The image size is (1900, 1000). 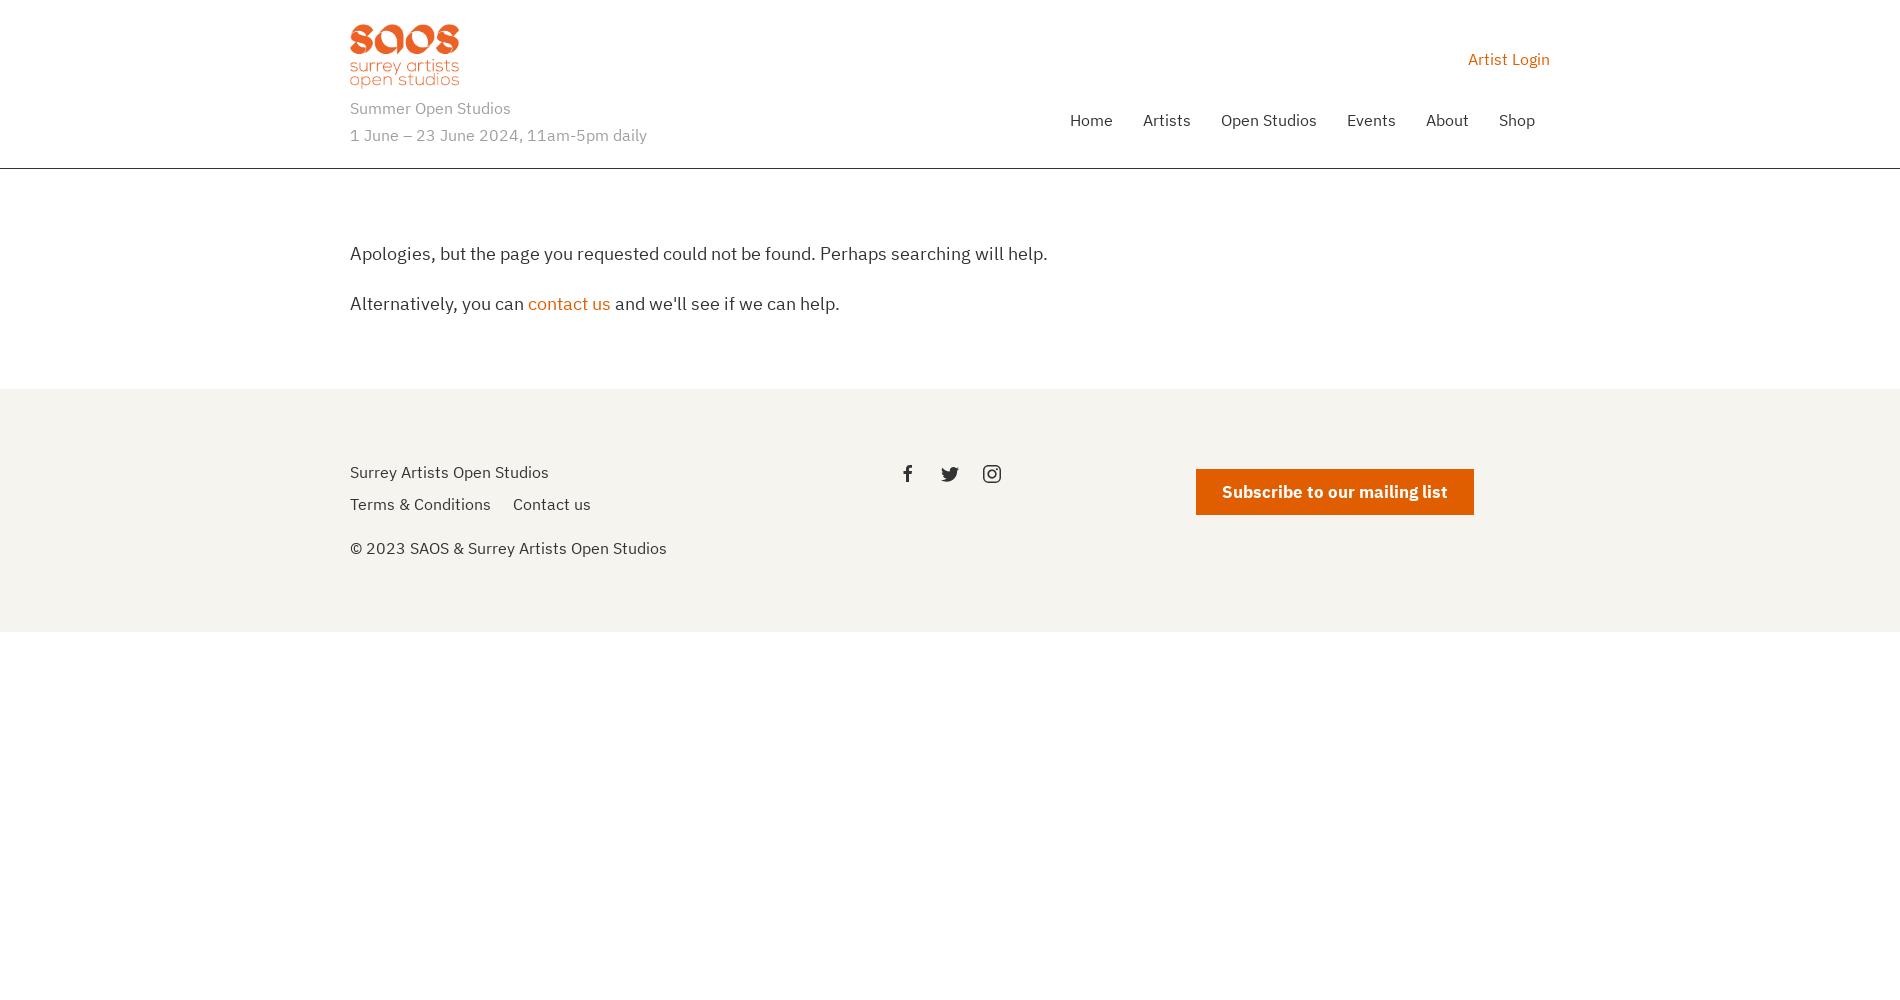 What do you see at coordinates (1498, 117) in the screenshot?
I see `'Shop'` at bounding box center [1498, 117].